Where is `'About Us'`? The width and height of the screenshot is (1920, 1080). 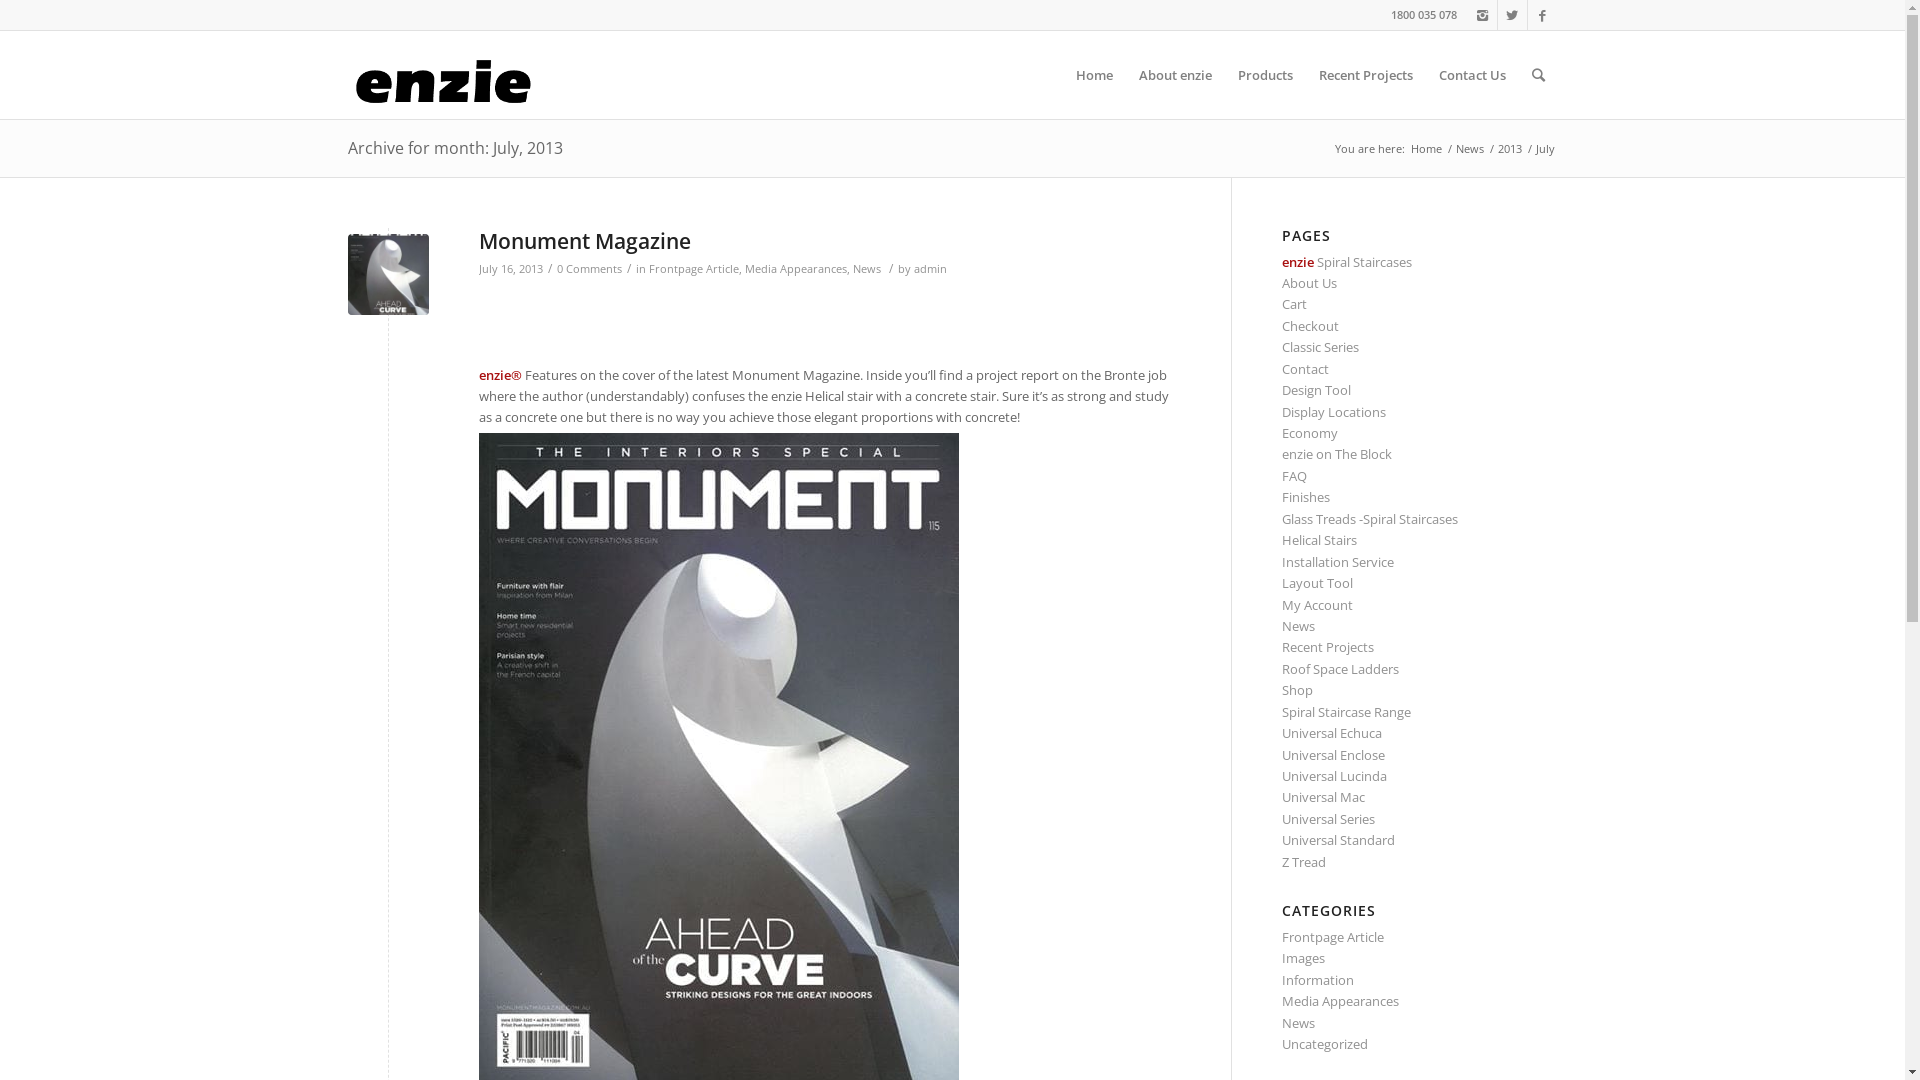 'About Us' is located at coordinates (1309, 282).